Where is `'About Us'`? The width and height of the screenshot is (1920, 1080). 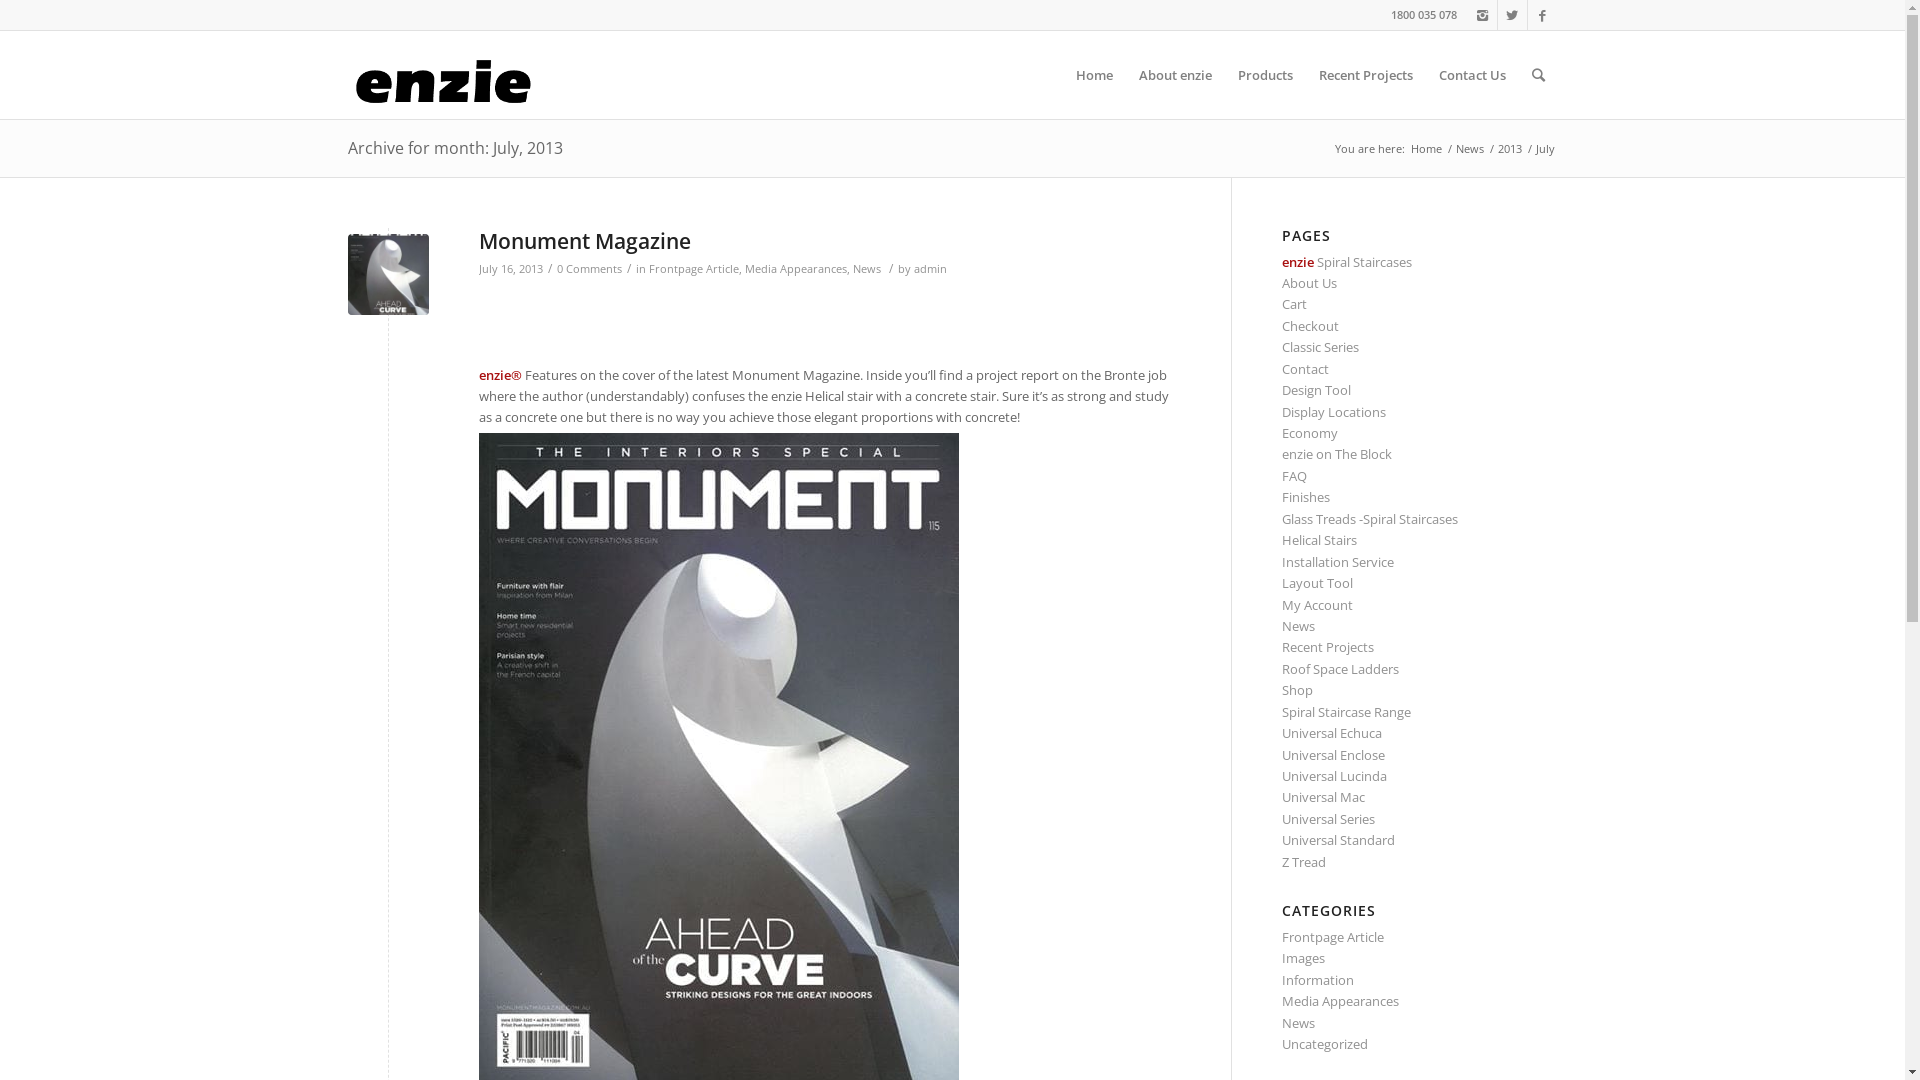 'About Us' is located at coordinates (1309, 282).